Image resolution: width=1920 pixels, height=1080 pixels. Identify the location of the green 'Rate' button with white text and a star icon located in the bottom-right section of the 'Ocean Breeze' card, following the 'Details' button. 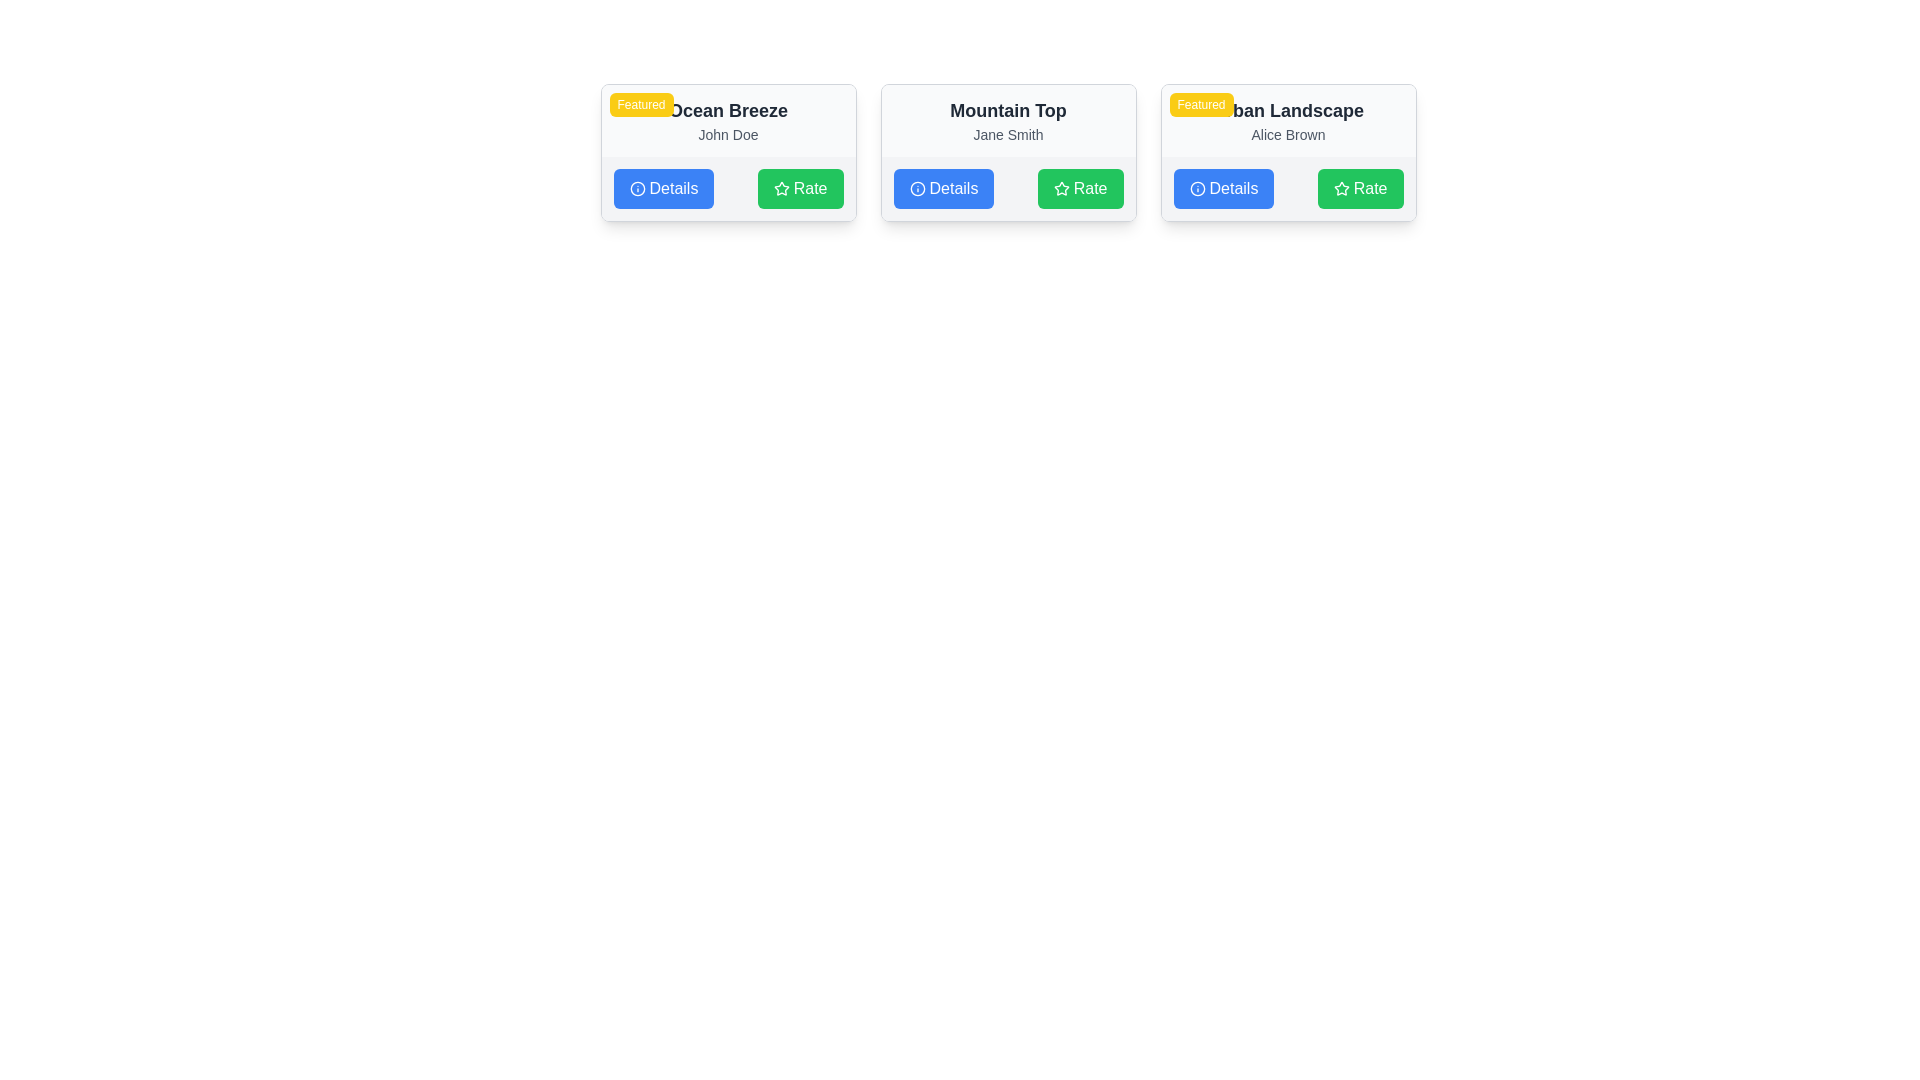
(800, 189).